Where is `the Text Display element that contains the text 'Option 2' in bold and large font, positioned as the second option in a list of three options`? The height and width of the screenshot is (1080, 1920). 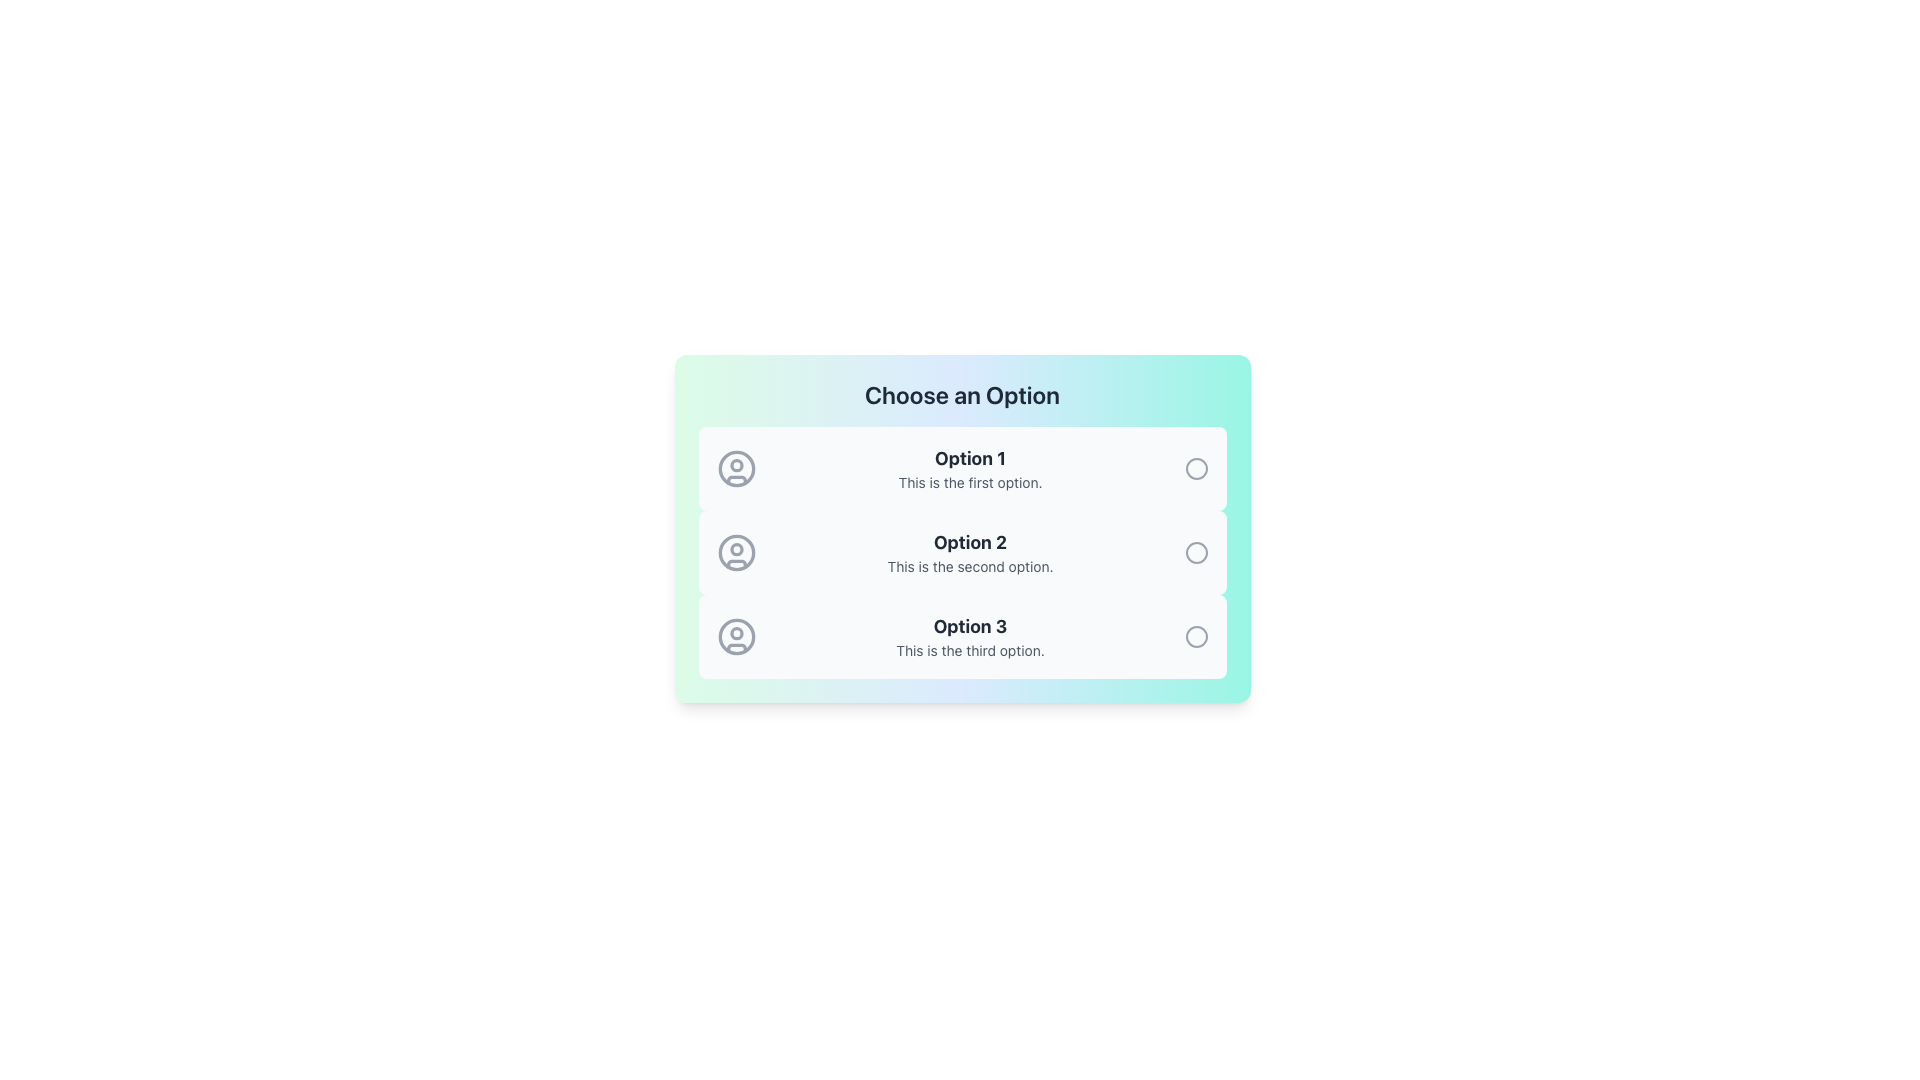 the Text Display element that contains the text 'Option 2' in bold and large font, positioned as the second option in a list of three options is located at coordinates (970, 552).